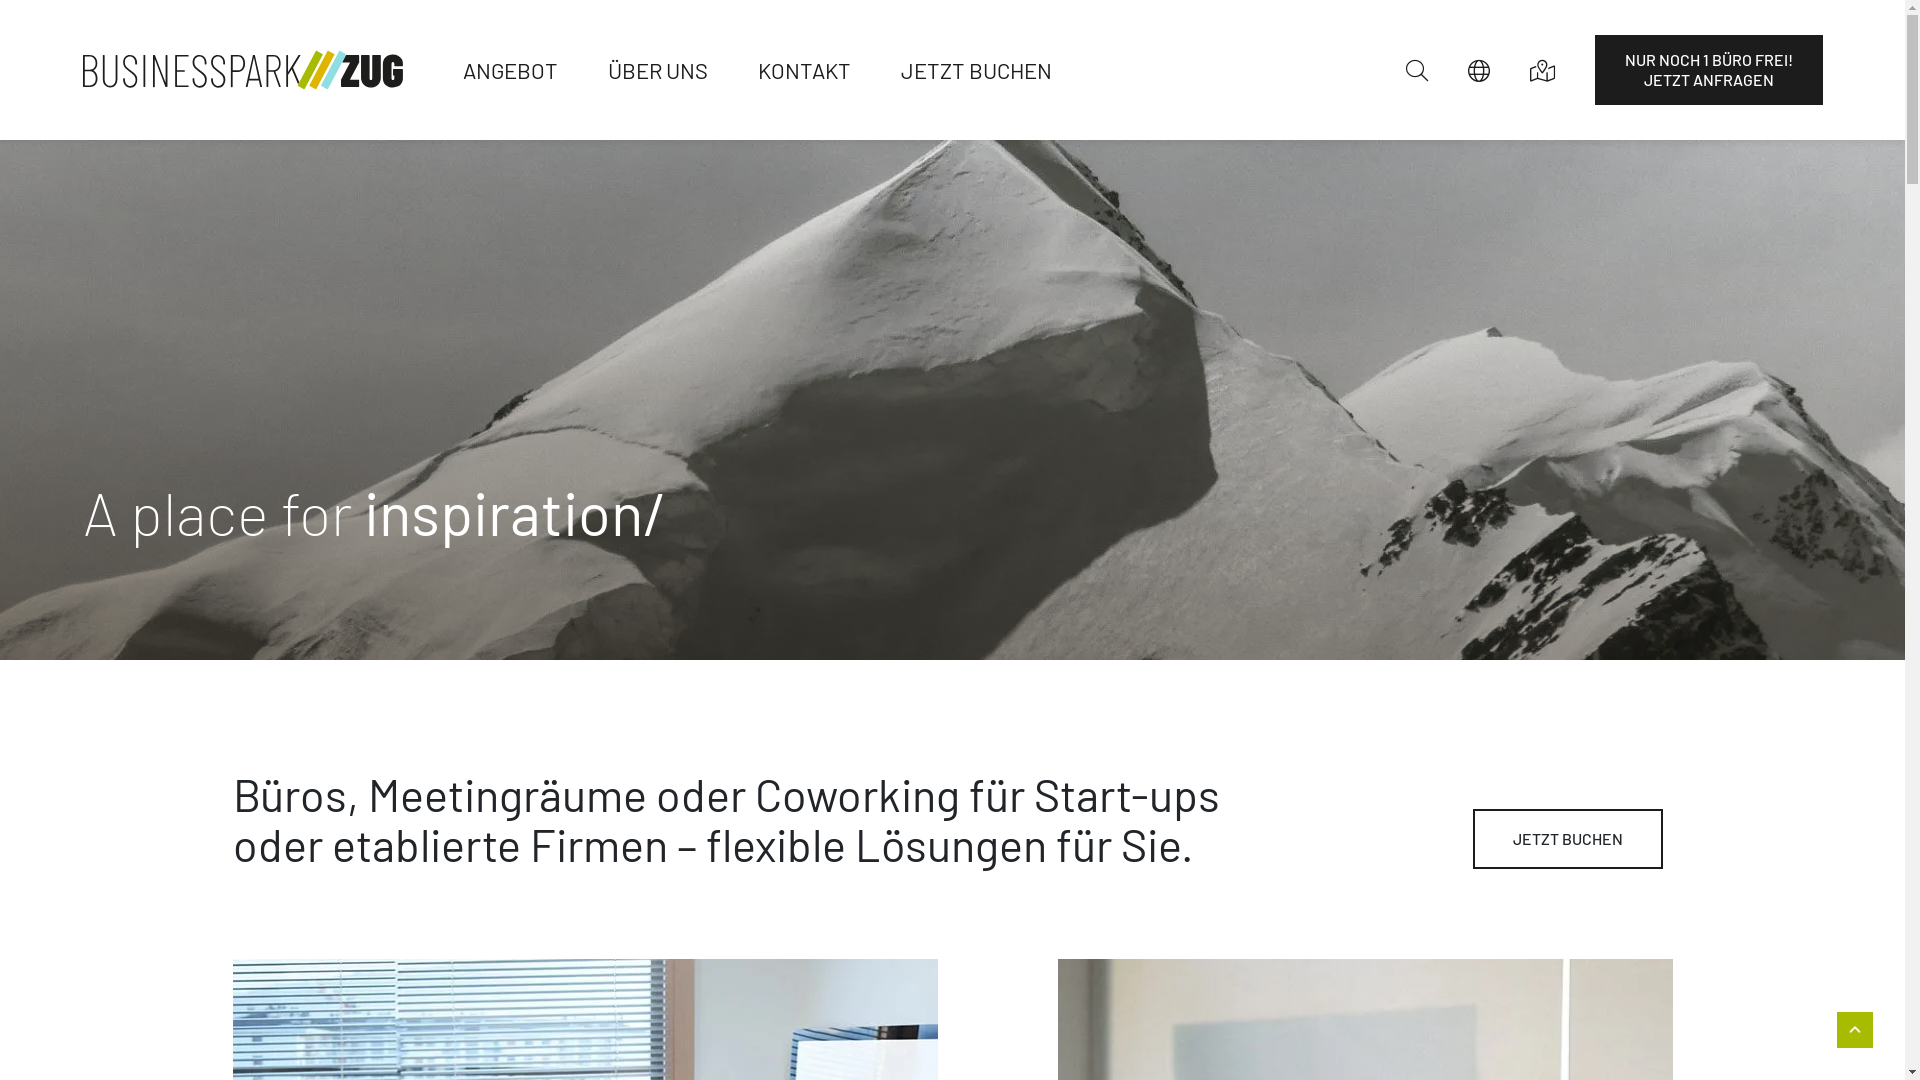 The height and width of the screenshot is (1080, 1920). Describe the element at coordinates (1478, 69) in the screenshot. I see `'Sprachauswahl'` at that location.